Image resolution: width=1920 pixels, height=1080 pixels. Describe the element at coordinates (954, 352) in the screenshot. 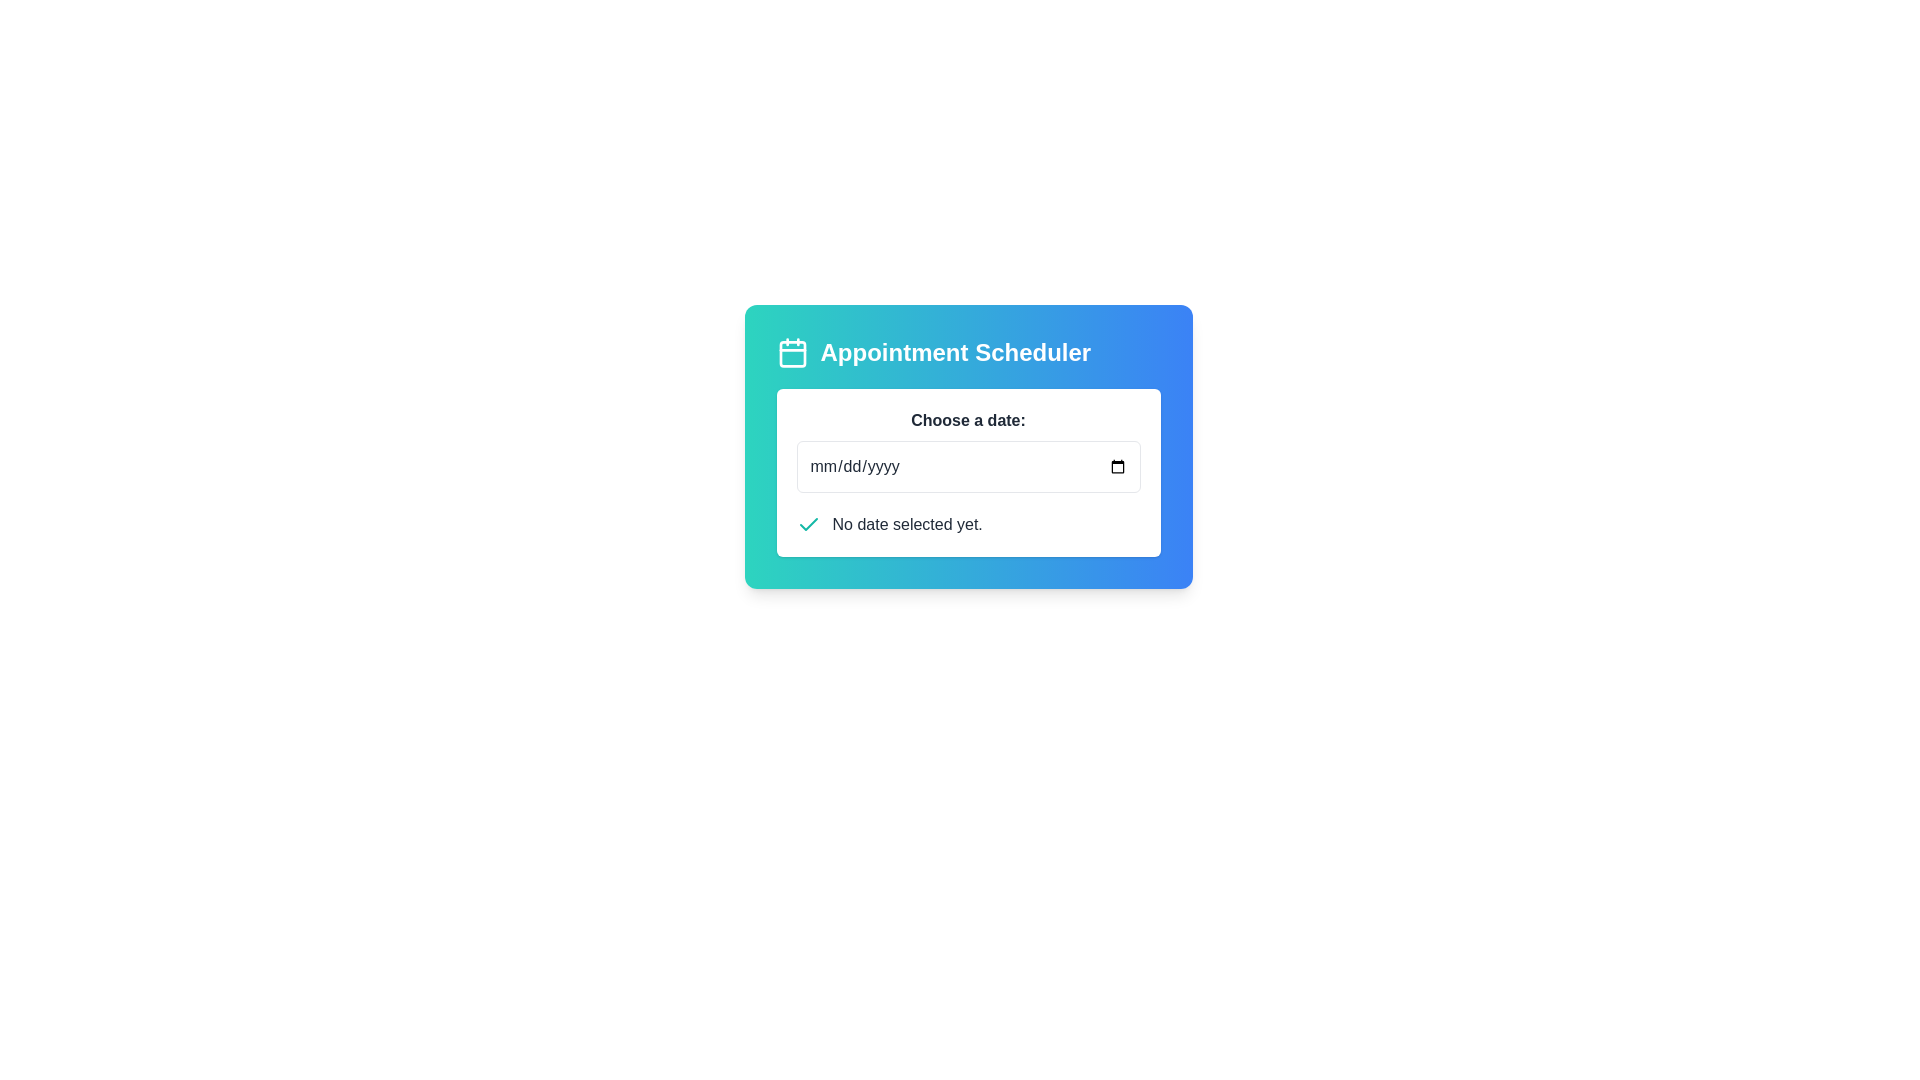

I see `the prominent text label displaying 'Appointment Scheduler' in the header section of the card layout` at that location.